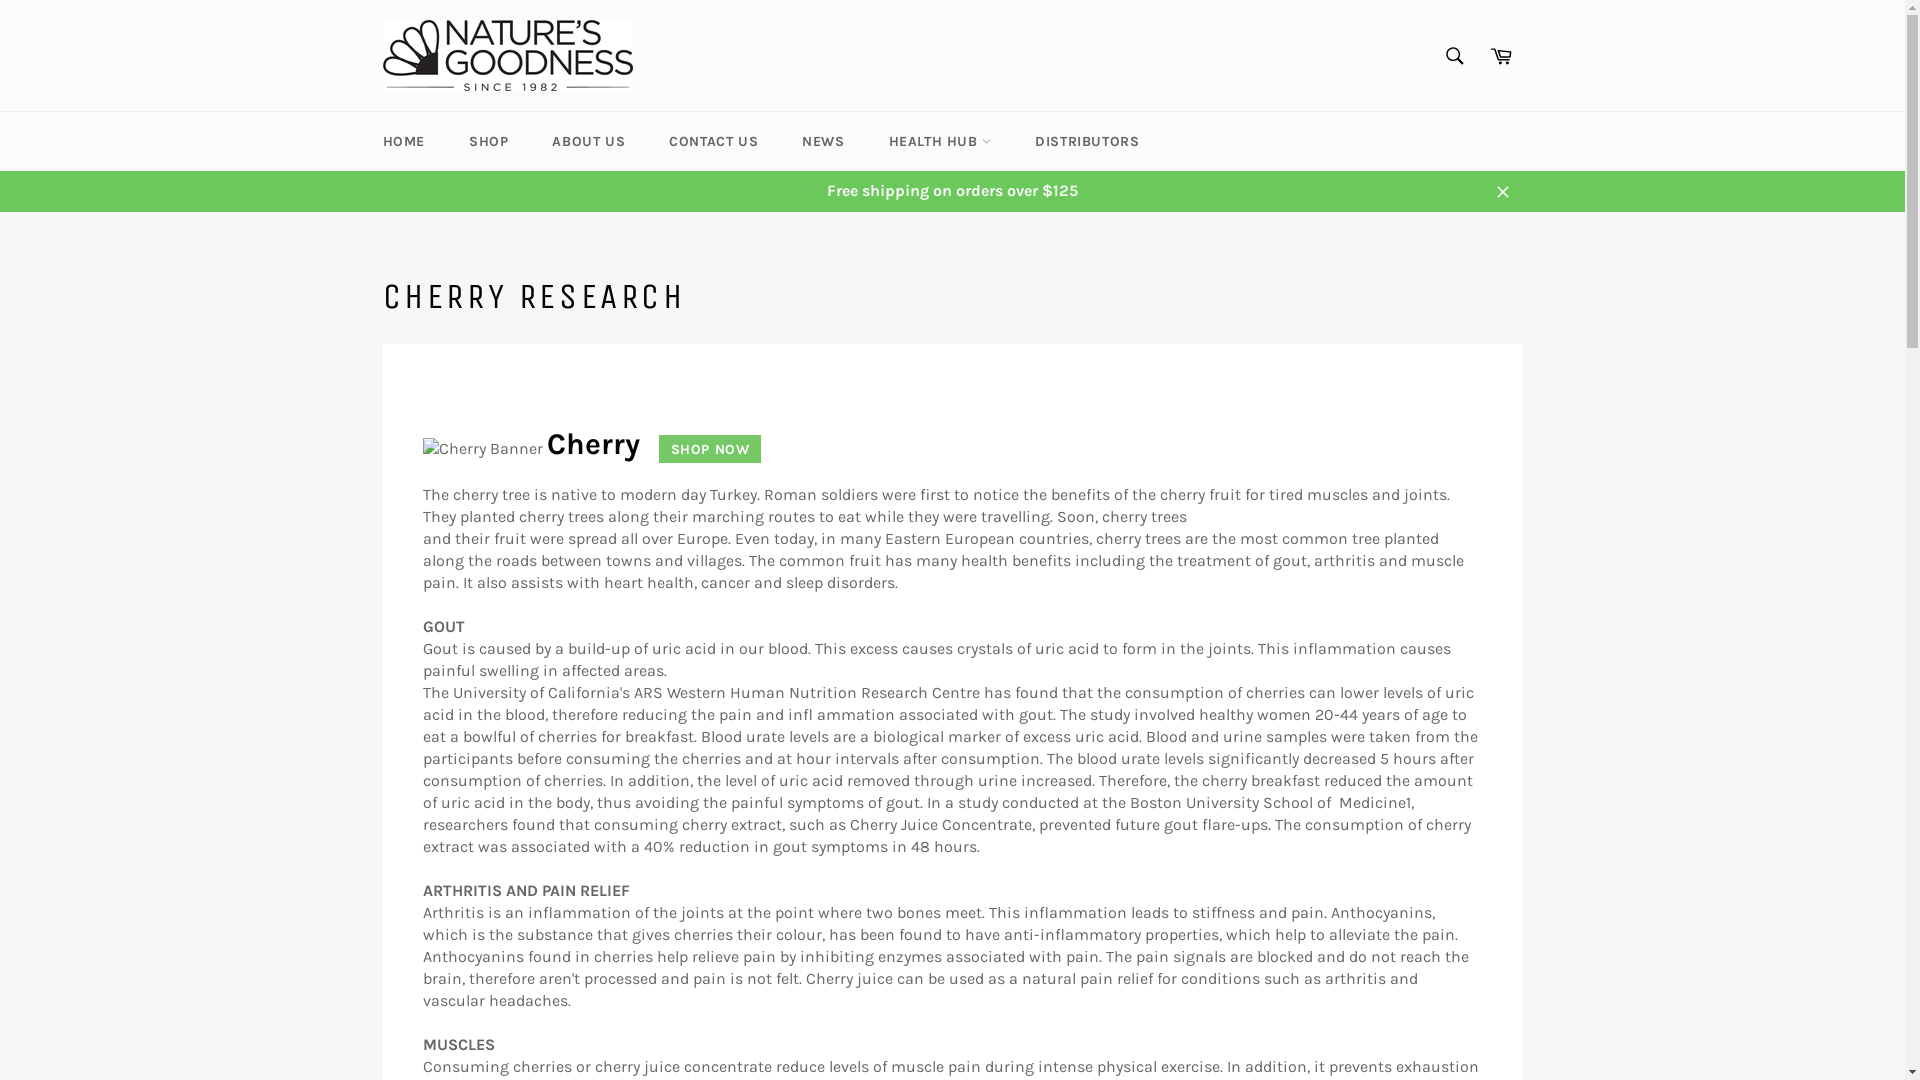 The height and width of the screenshot is (1080, 1920). Describe the element at coordinates (1085, 140) in the screenshot. I see `'DISTRIBUTORS'` at that location.